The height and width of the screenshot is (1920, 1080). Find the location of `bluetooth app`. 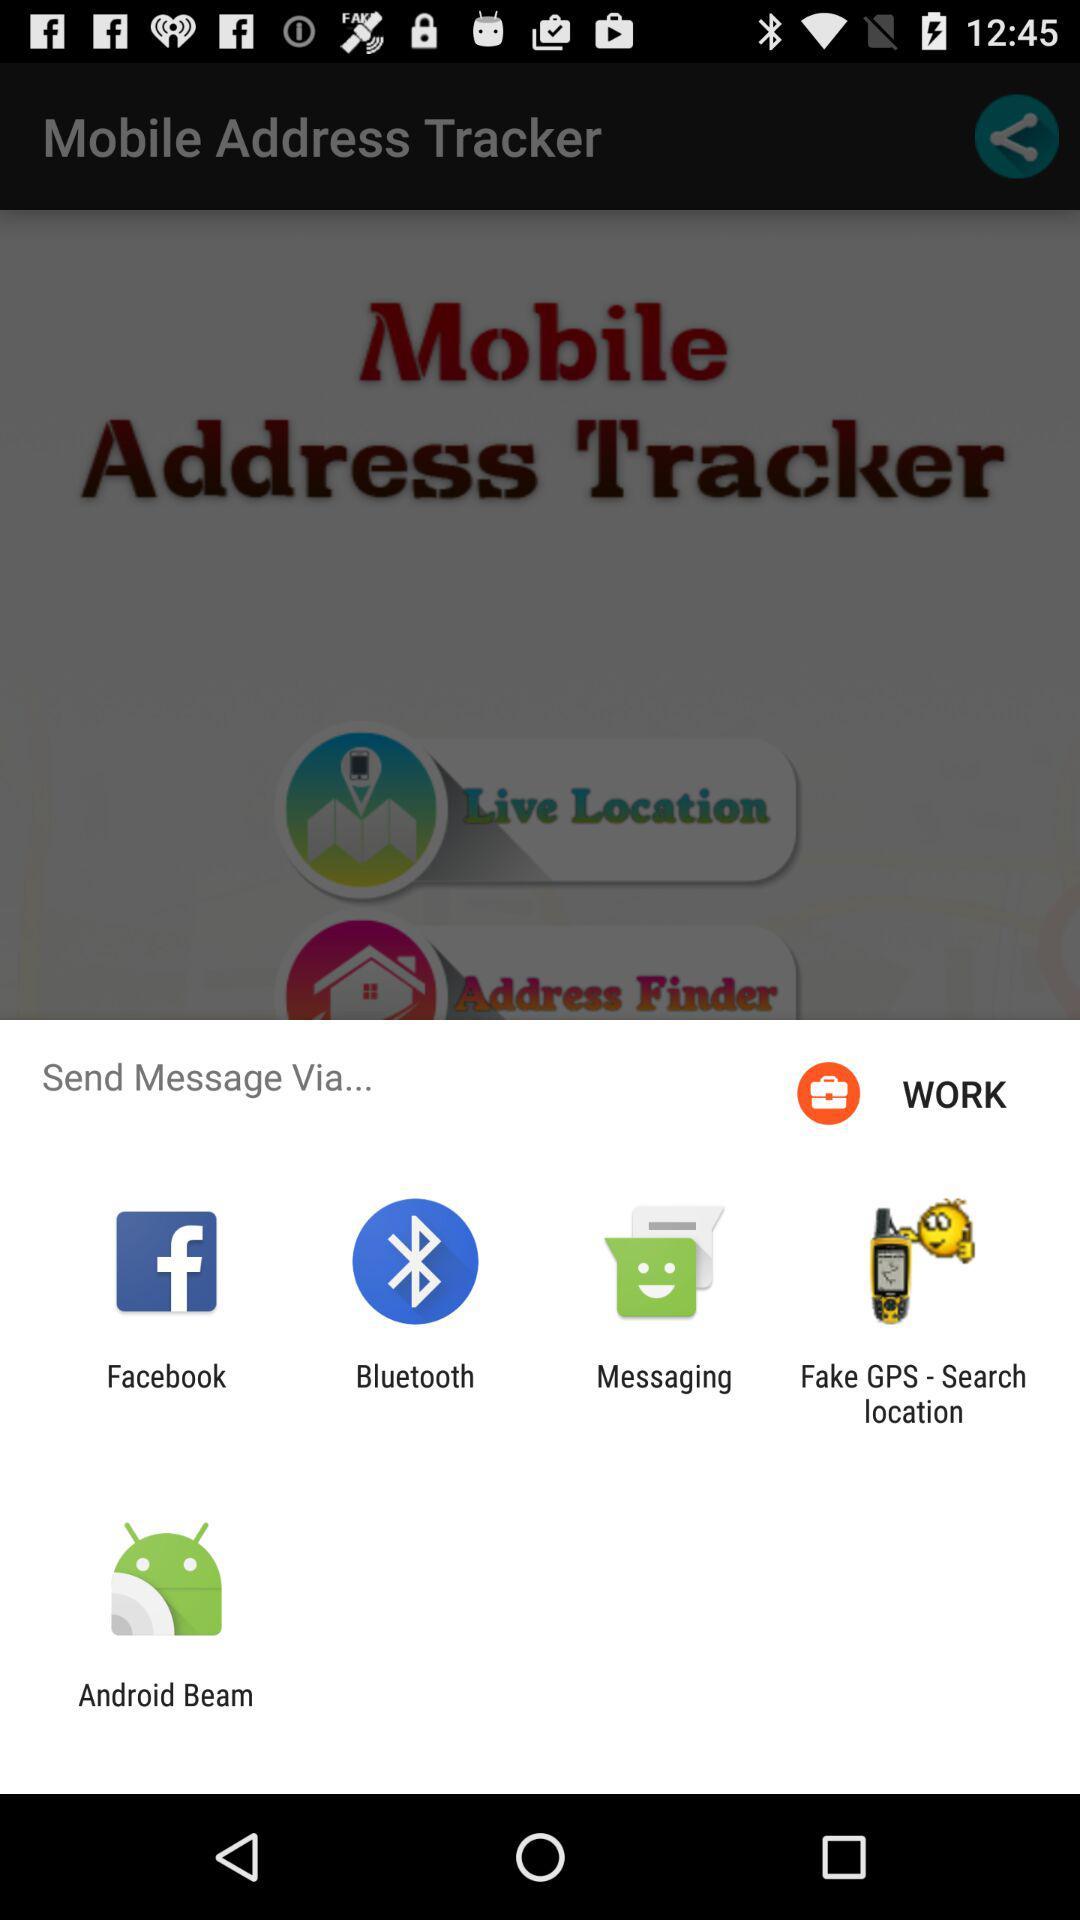

bluetooth app is located at coordinates (414, 1392).